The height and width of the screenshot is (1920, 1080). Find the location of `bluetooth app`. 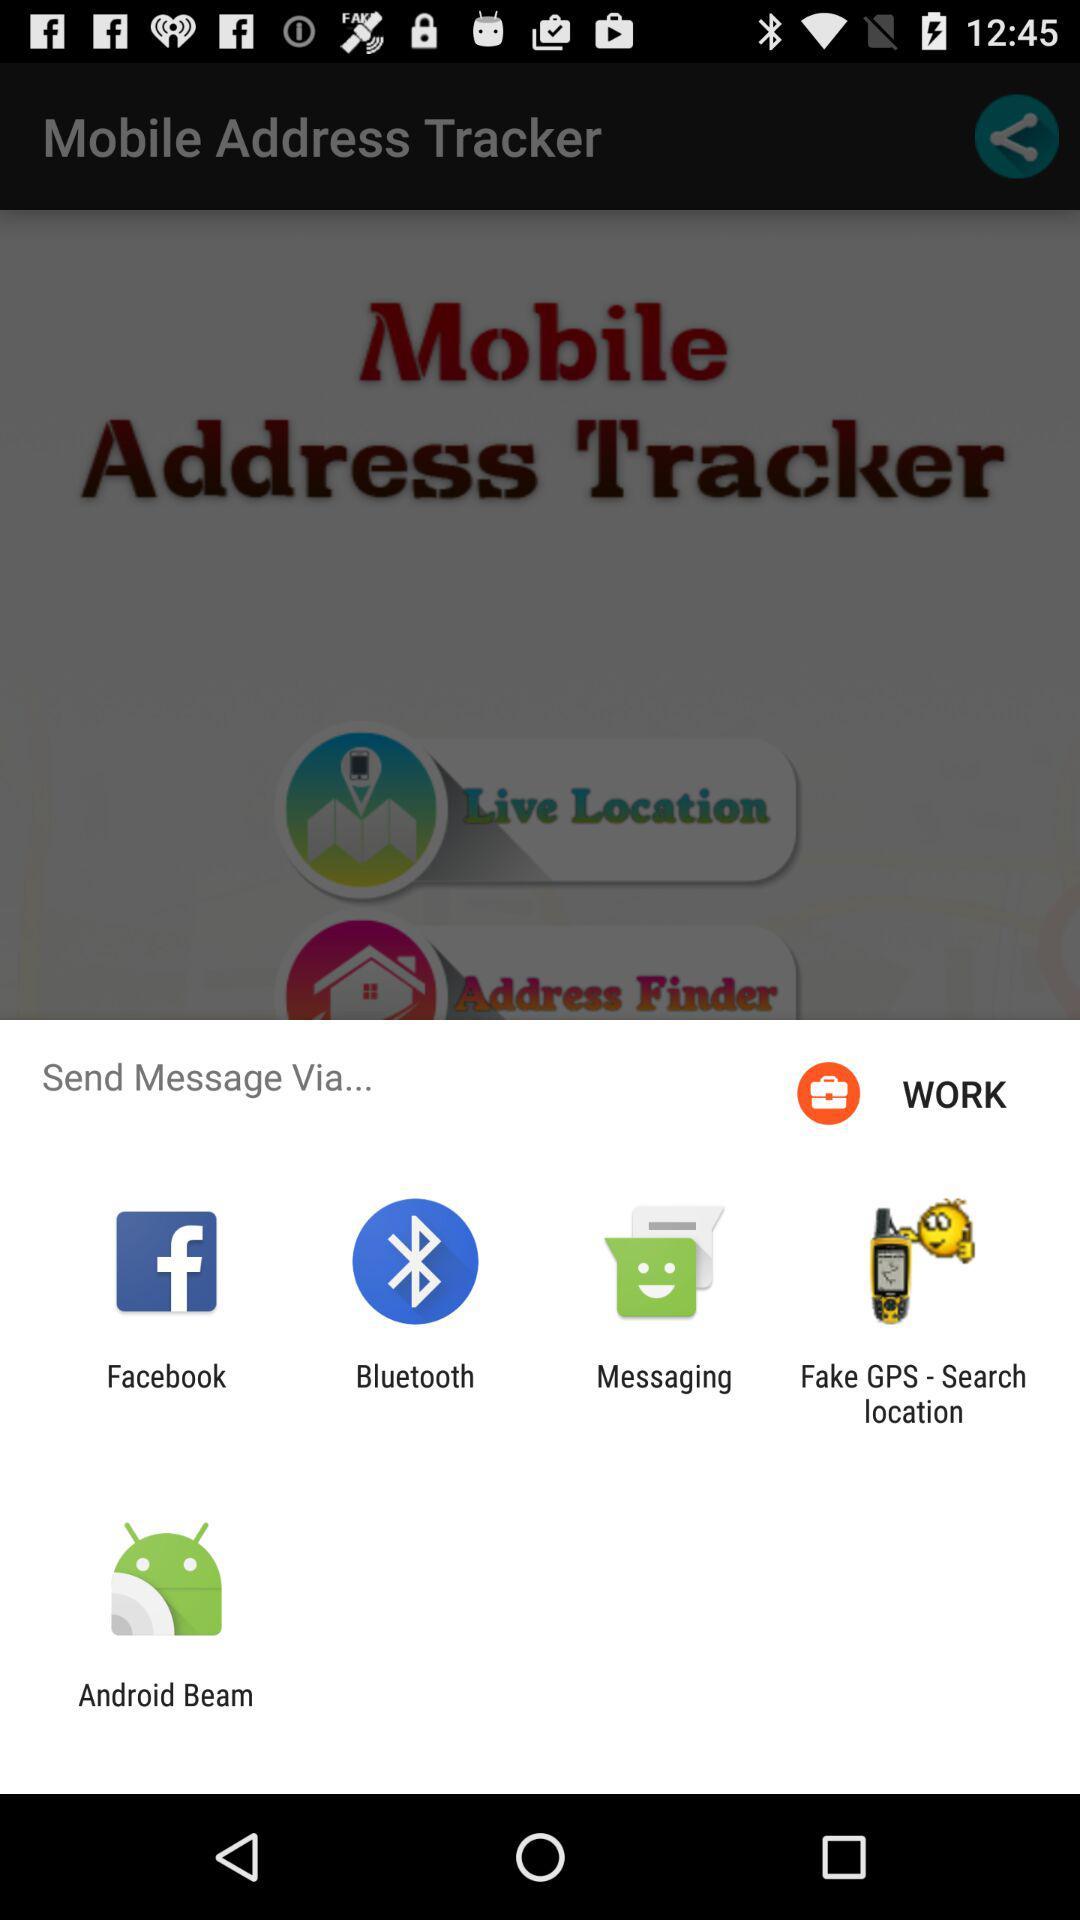

bluetooth app is located at coordinates (414, 1392).